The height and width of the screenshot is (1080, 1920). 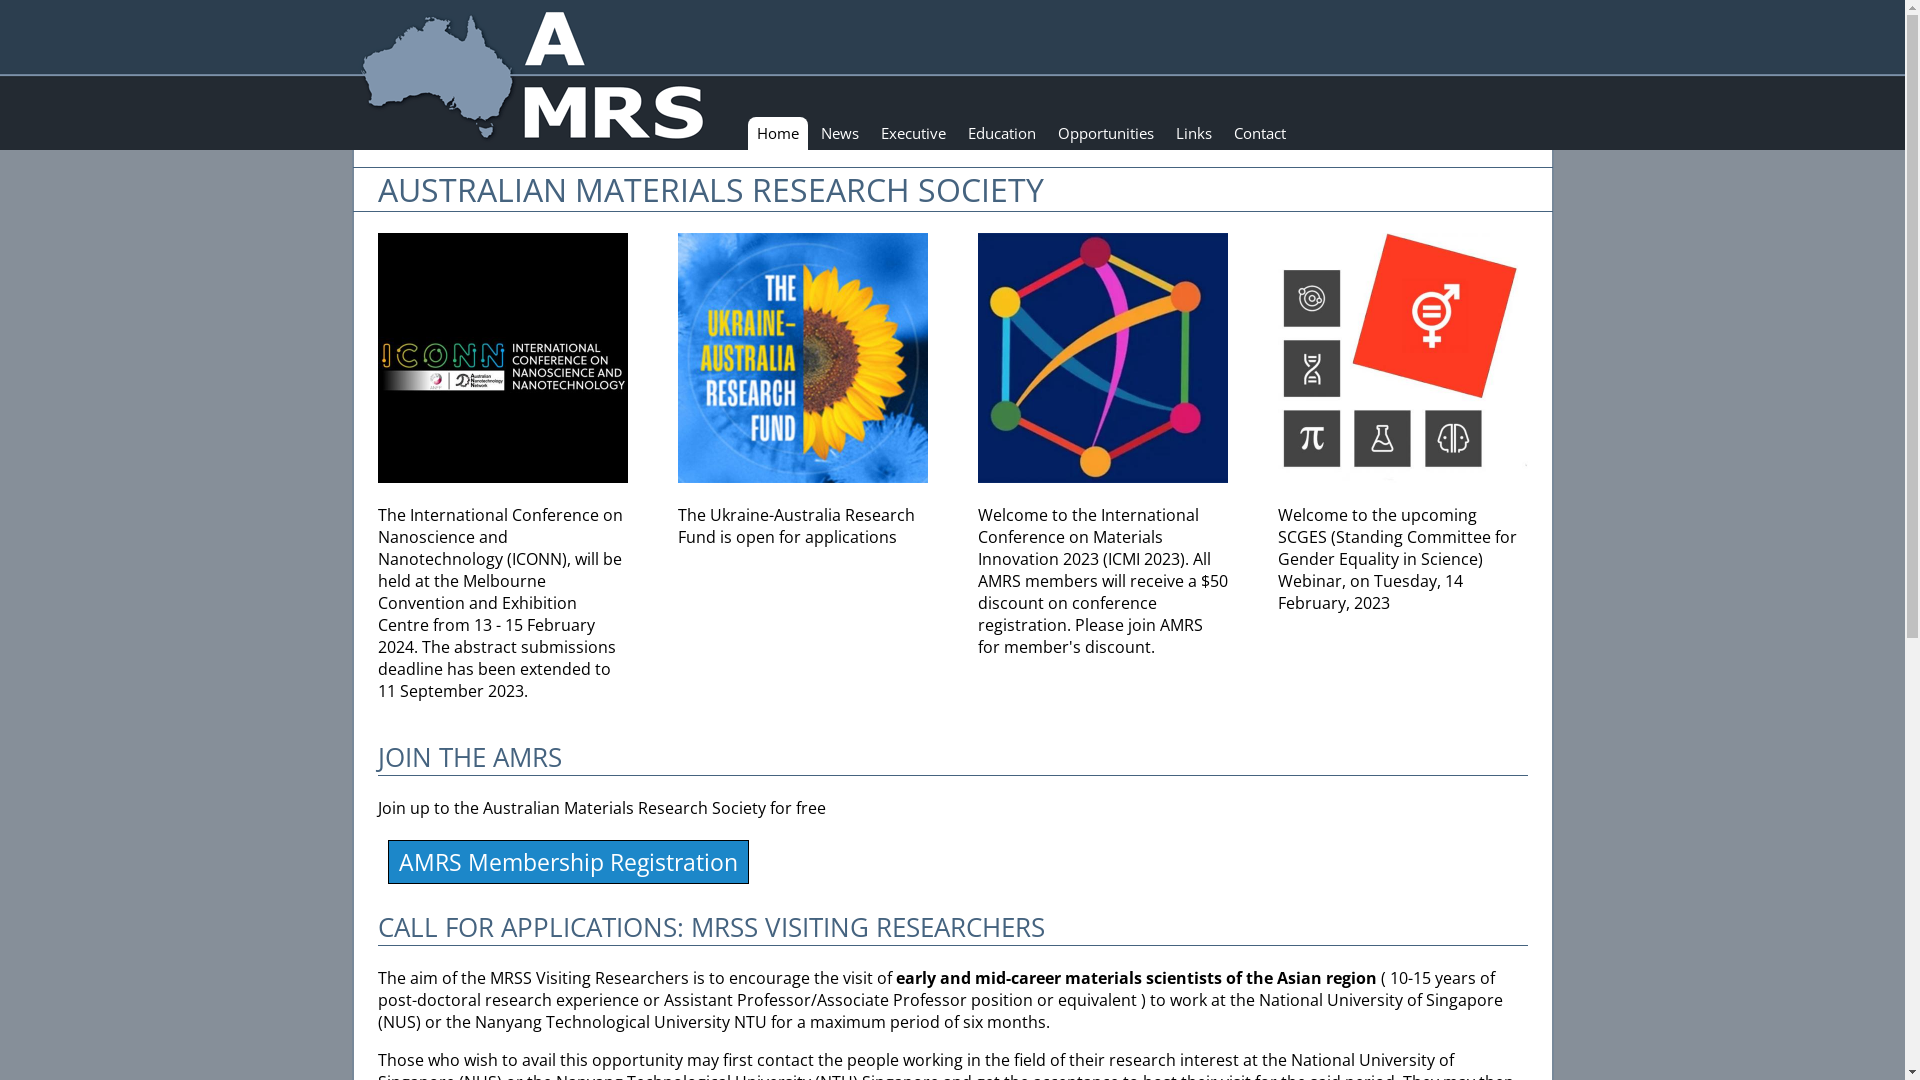 What do you see at coordinates (840, 133) in the screenshot?
I see `'News'` at bounding box center [840, 133].